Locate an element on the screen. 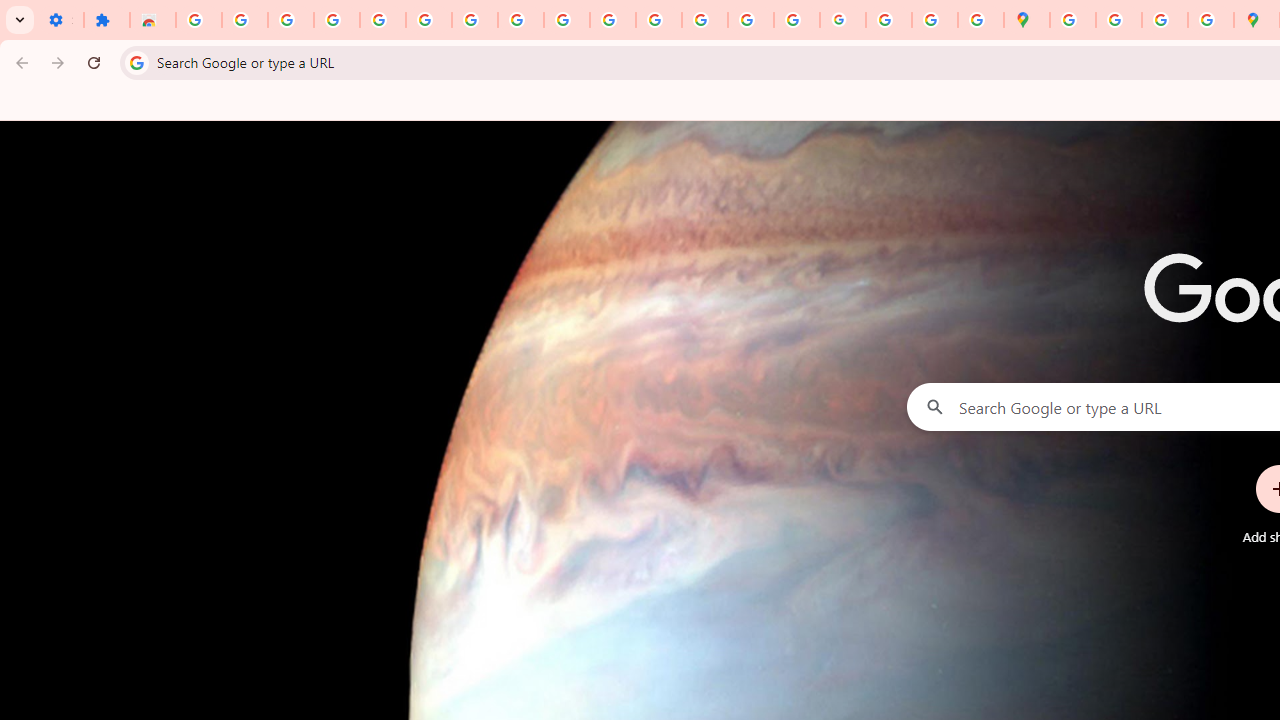 The width and height of the screenshot is (1280, 720). 'Sign in - Google Accounts' is located at coordinates (198, 20).